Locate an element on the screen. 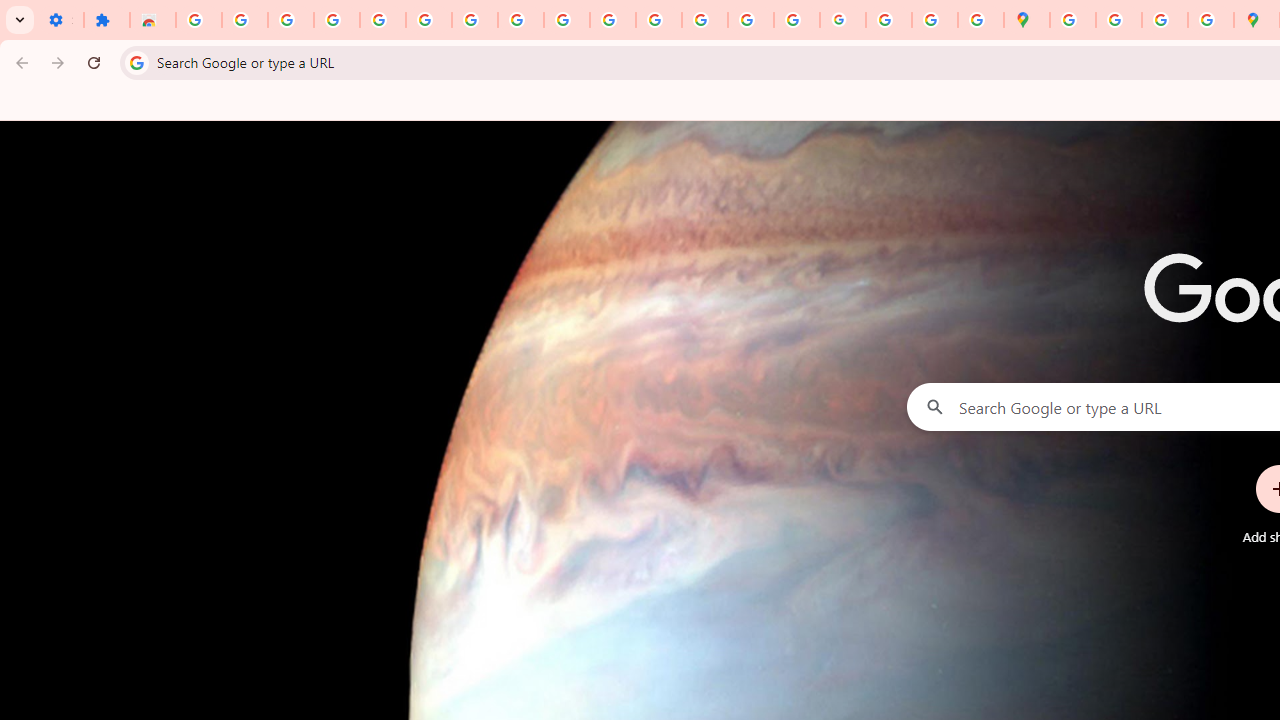 The width and height of the screenshot is (1280, 720). 'Sign in - Google Accounts' is located at coordinates (198, 20).